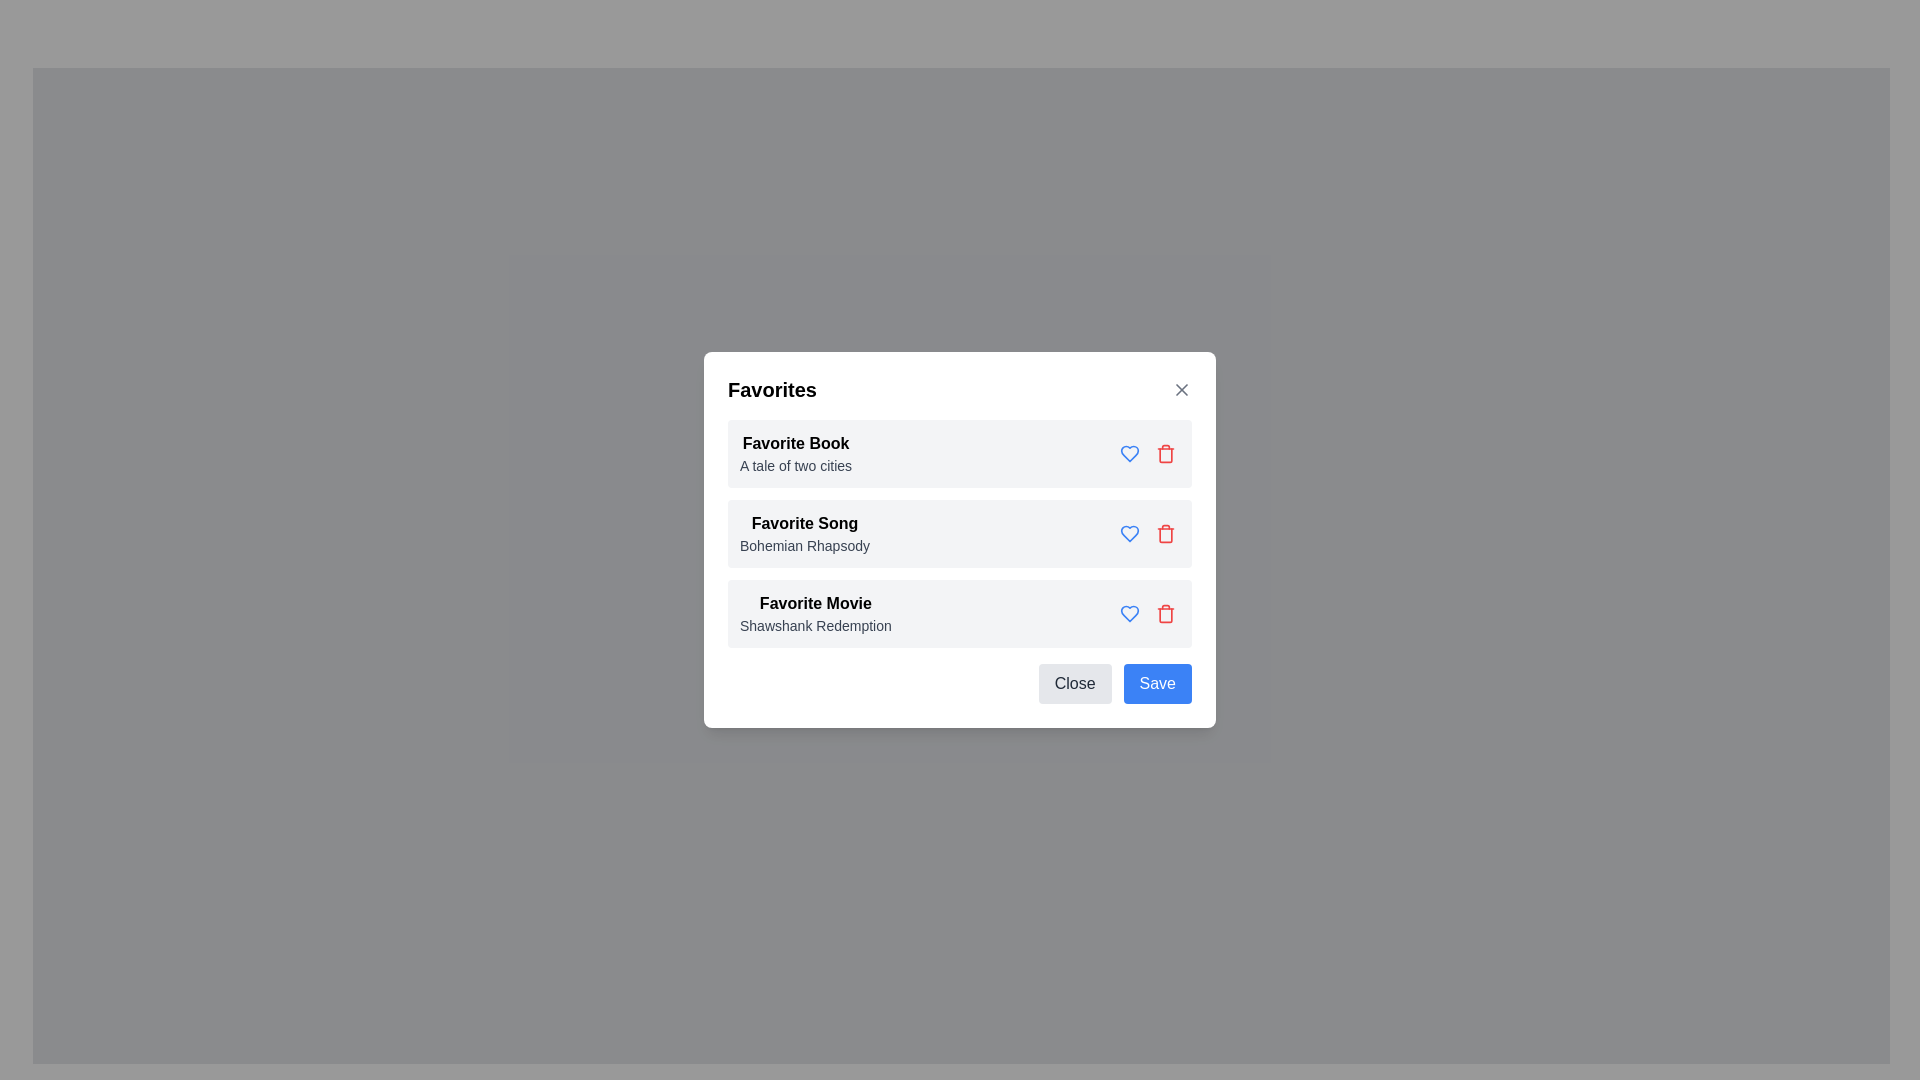 The image size is (1920, 1080). What do you see at coordinates (1166, 454) in the screenshot?
I see `the deletion button icon located to the right of the blue heart icon under the 'Favorite Book' entry` at bounding box center [1166, 454].